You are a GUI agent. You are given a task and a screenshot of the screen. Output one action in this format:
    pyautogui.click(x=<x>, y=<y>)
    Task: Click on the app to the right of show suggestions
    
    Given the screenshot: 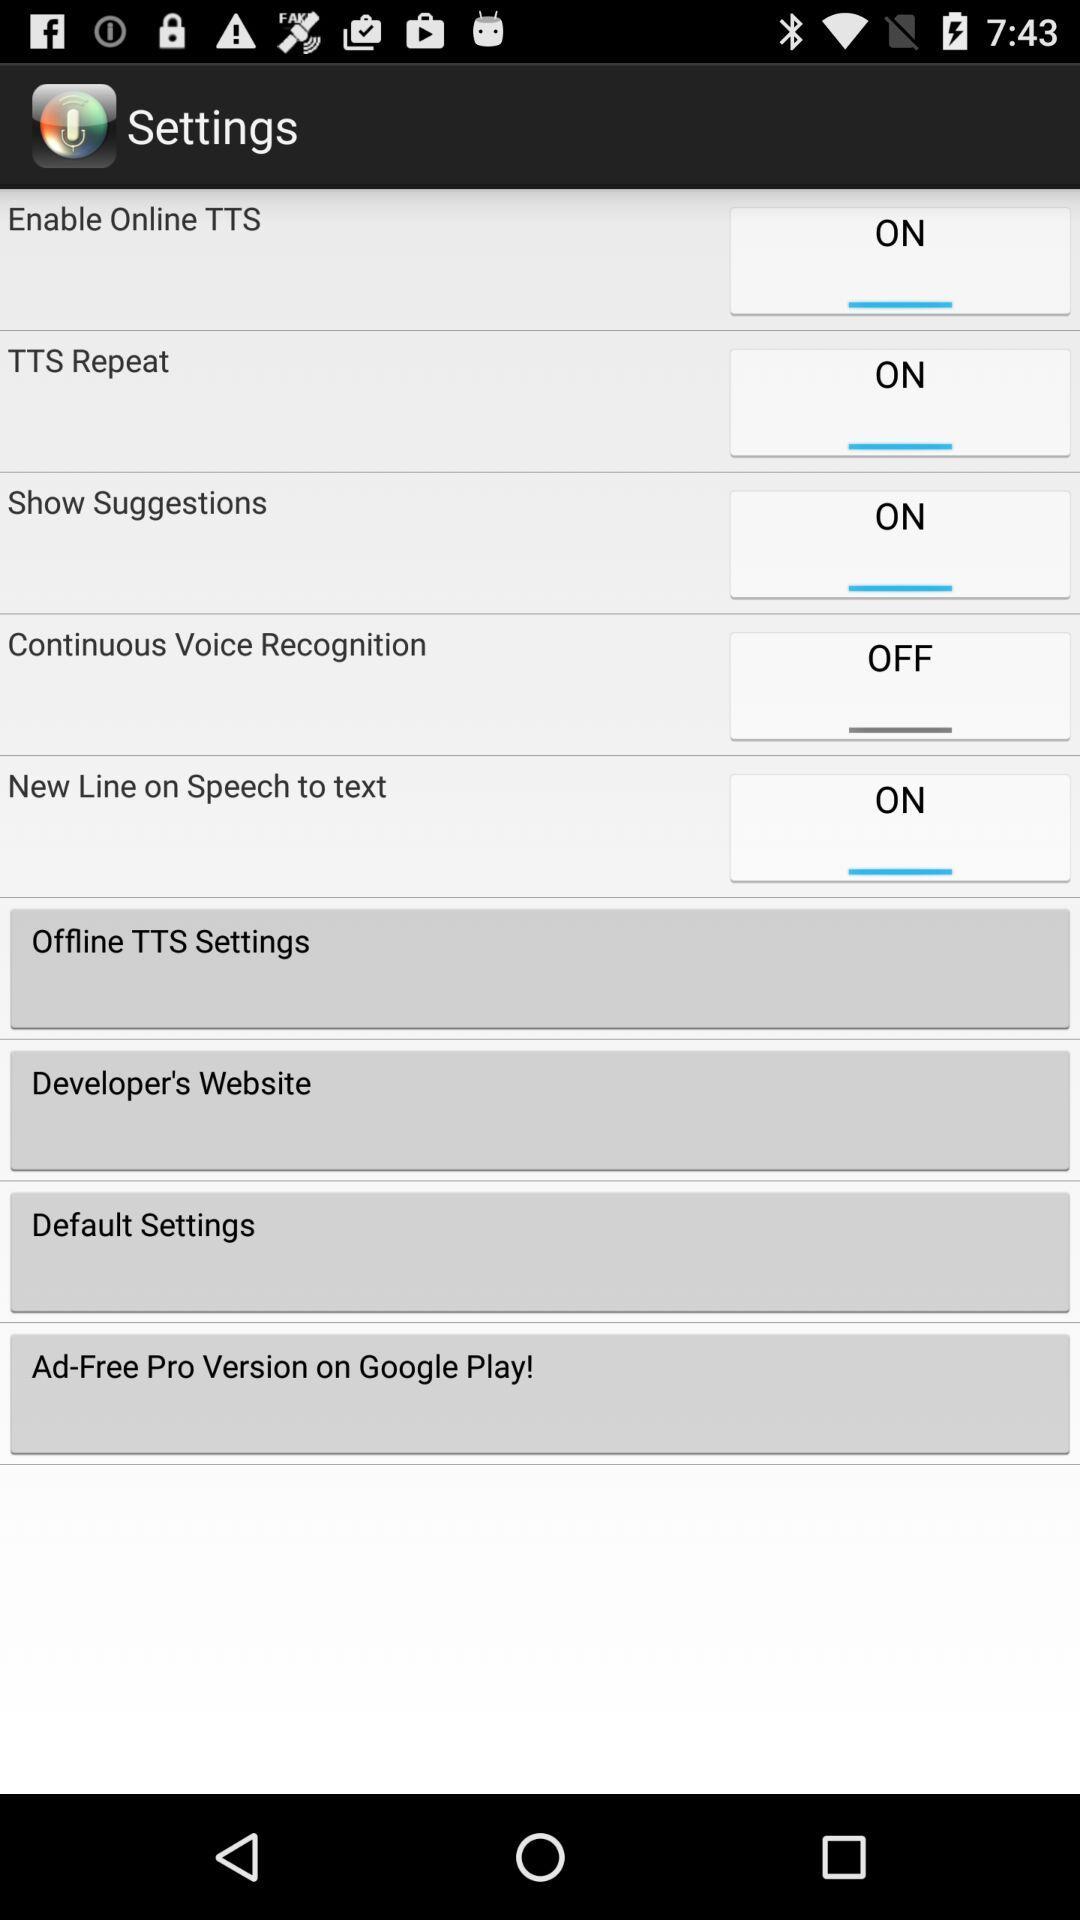 What is the action you would take?
    pyautogui.click(x=898, y=685)
    